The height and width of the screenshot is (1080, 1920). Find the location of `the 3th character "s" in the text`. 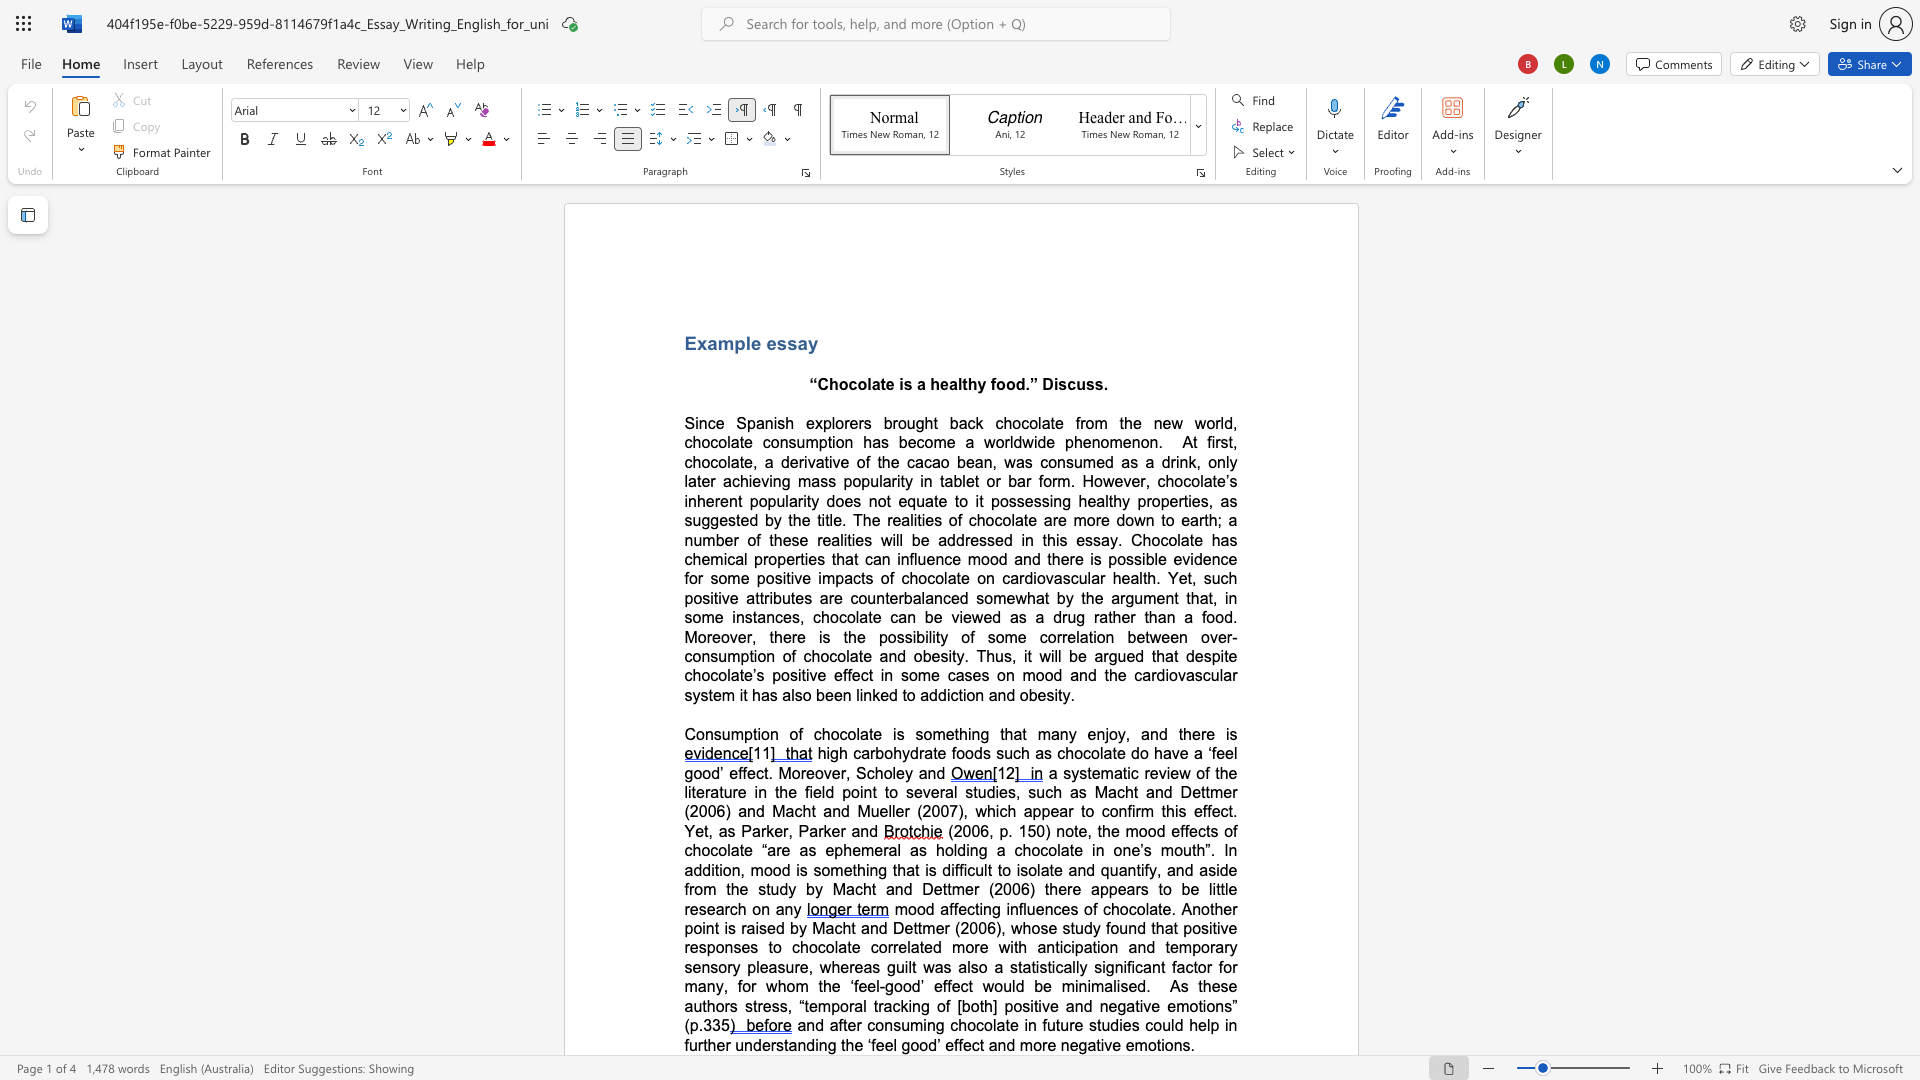

the 3th character "s" in the text is located at coordinates (1089, 384).